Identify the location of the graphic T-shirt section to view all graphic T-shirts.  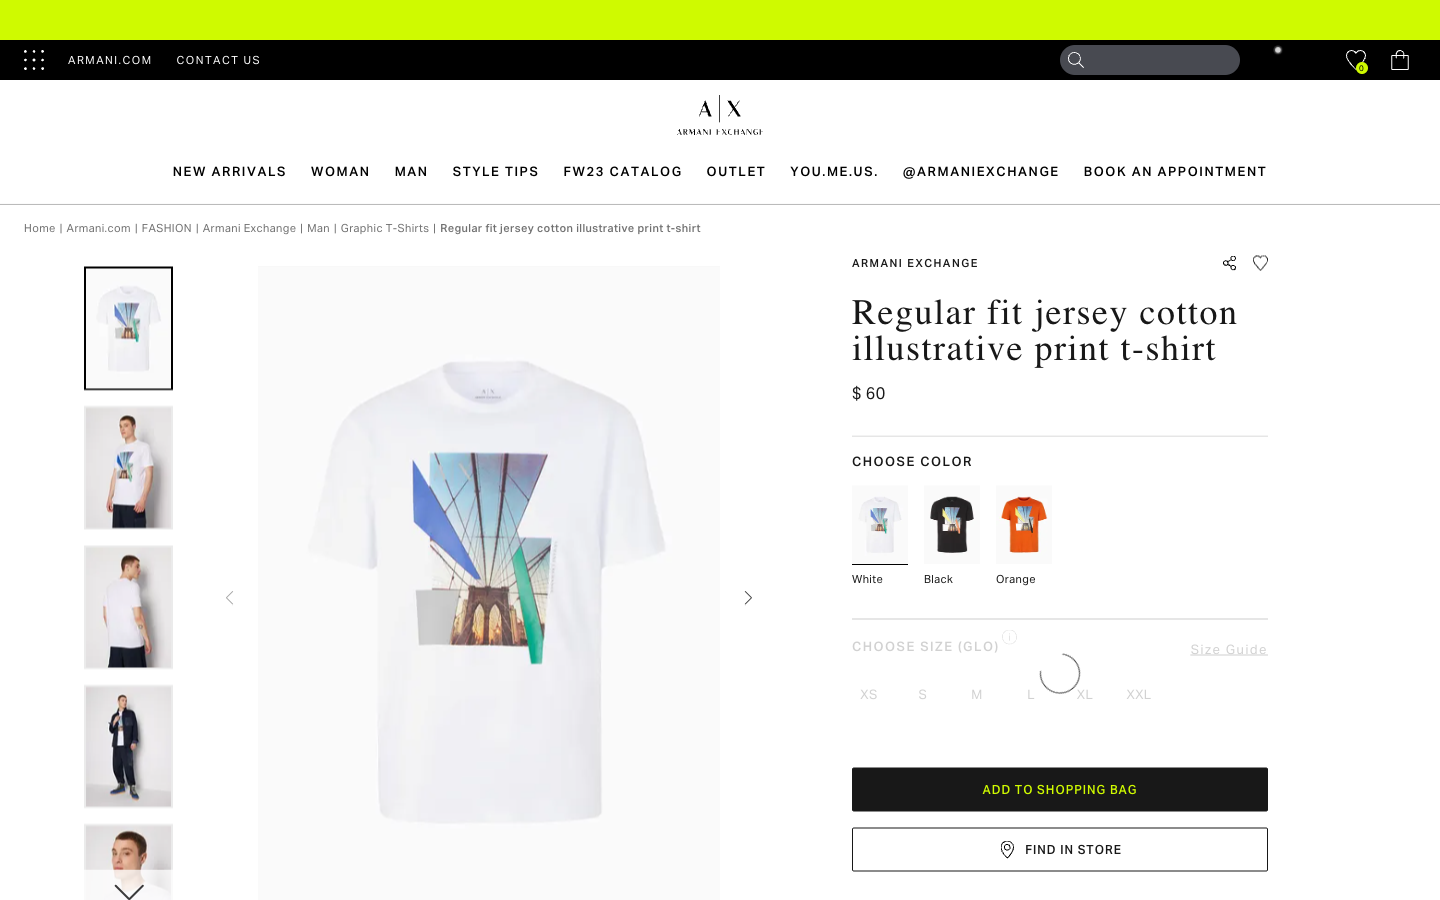
(384, 226).